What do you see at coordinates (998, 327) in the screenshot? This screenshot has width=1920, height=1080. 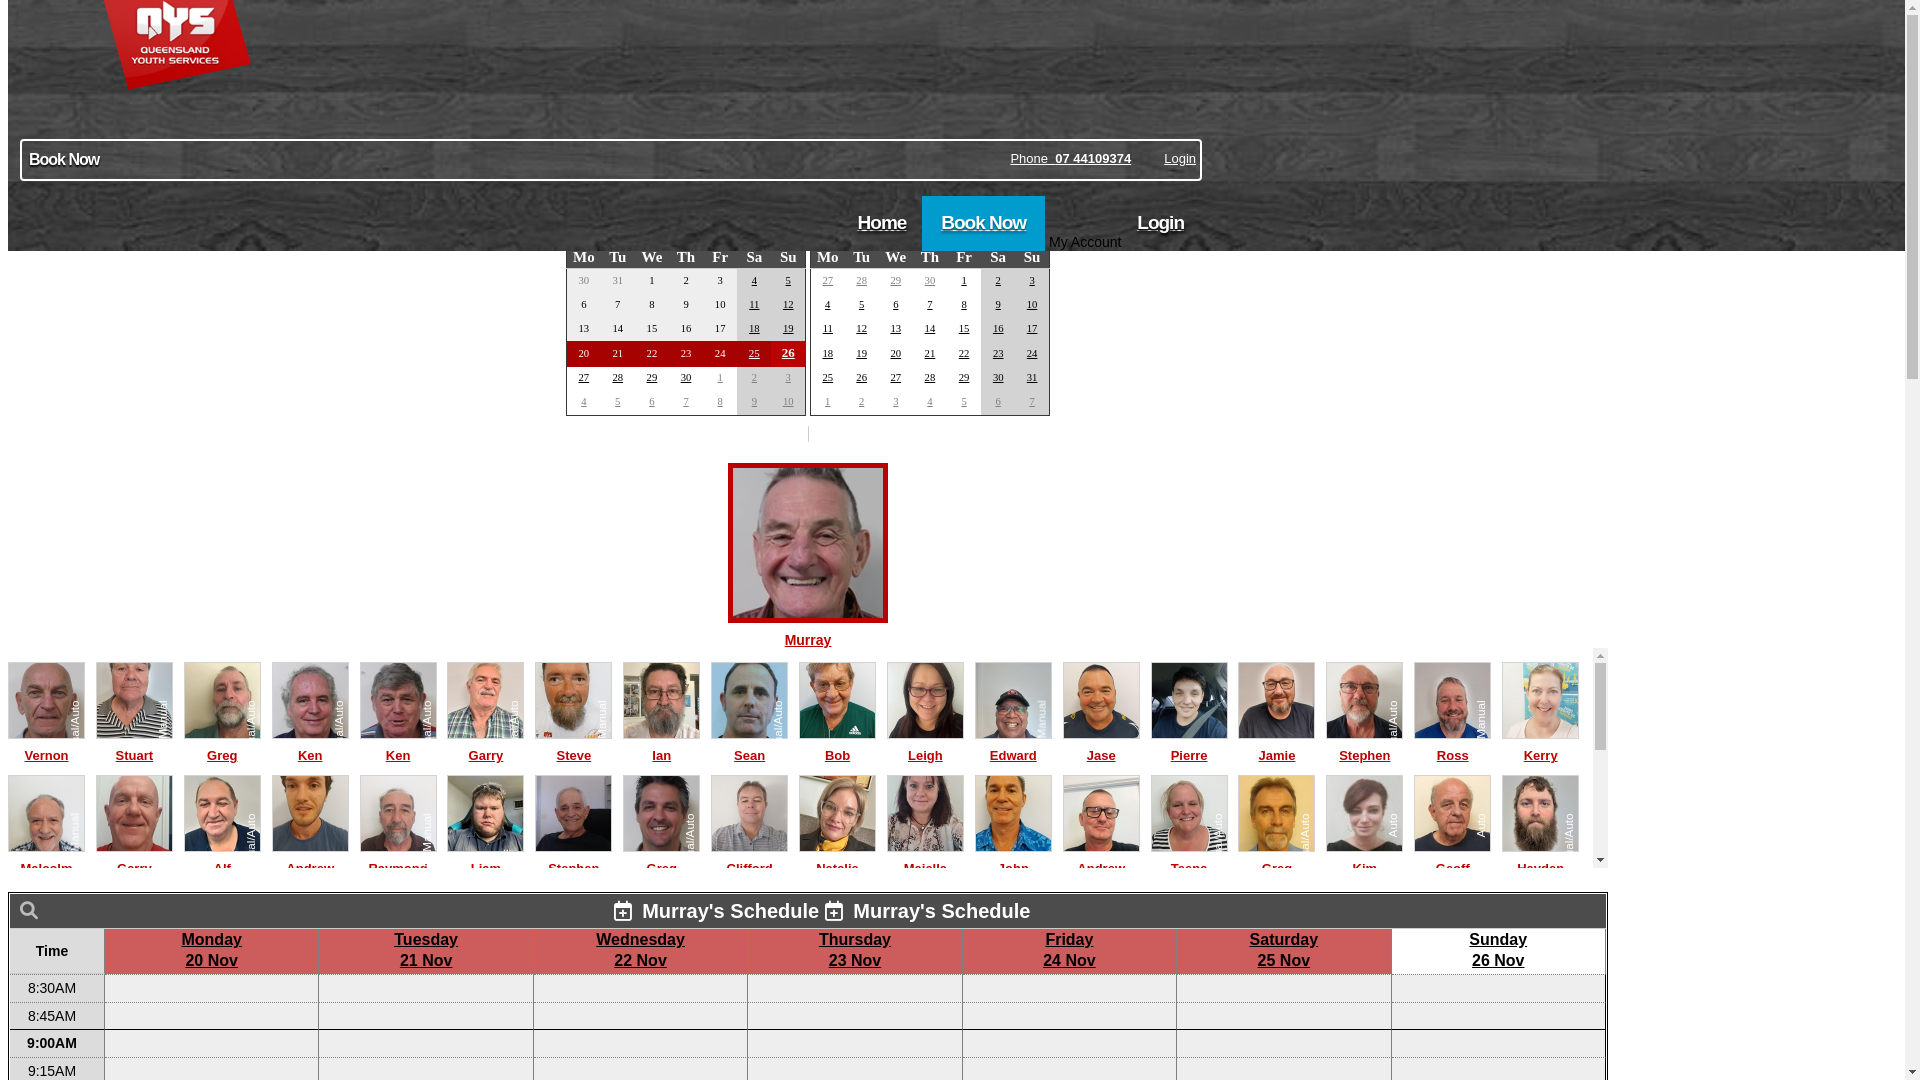 I see `'16'` at bounding box center [998, 327].